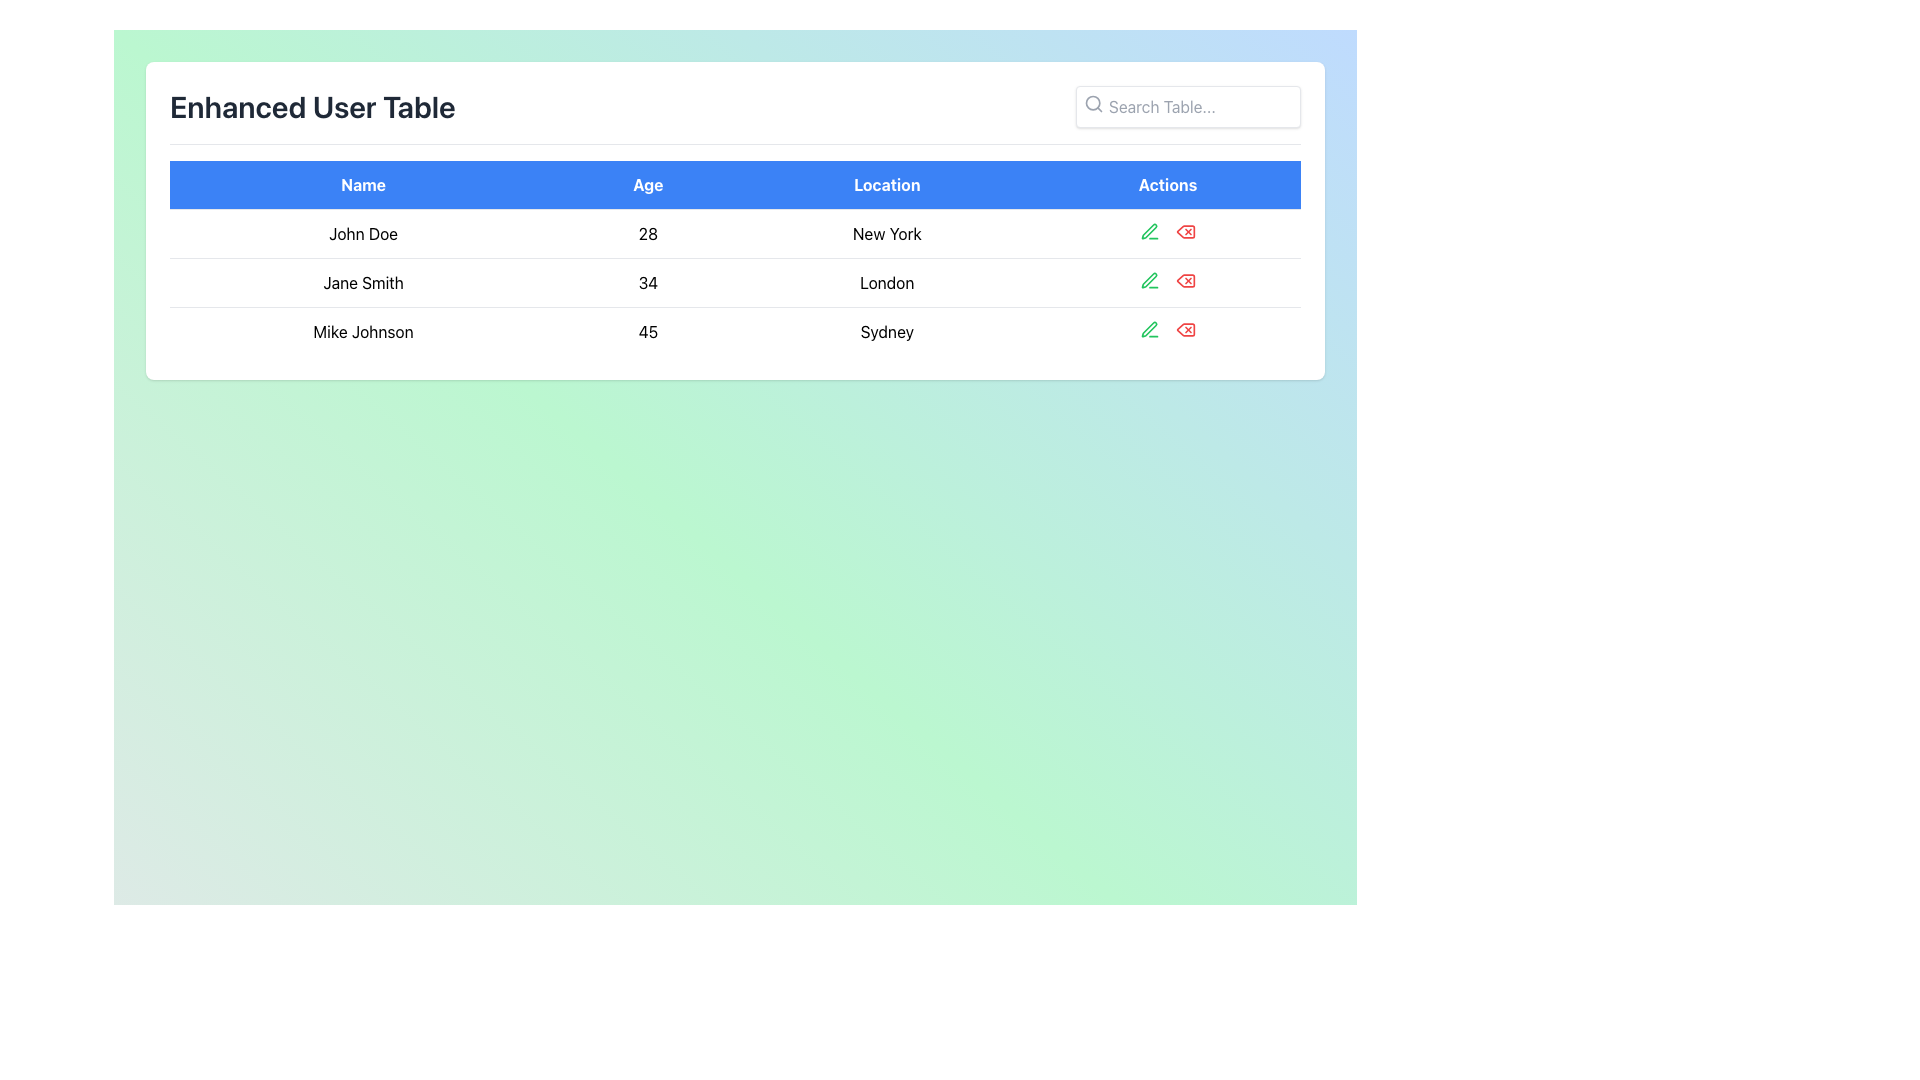  I want to click on the 'Location' TextLabel, which is the third header in the data table, positioned between 'Age' and 'Actions', so click(886, 185).